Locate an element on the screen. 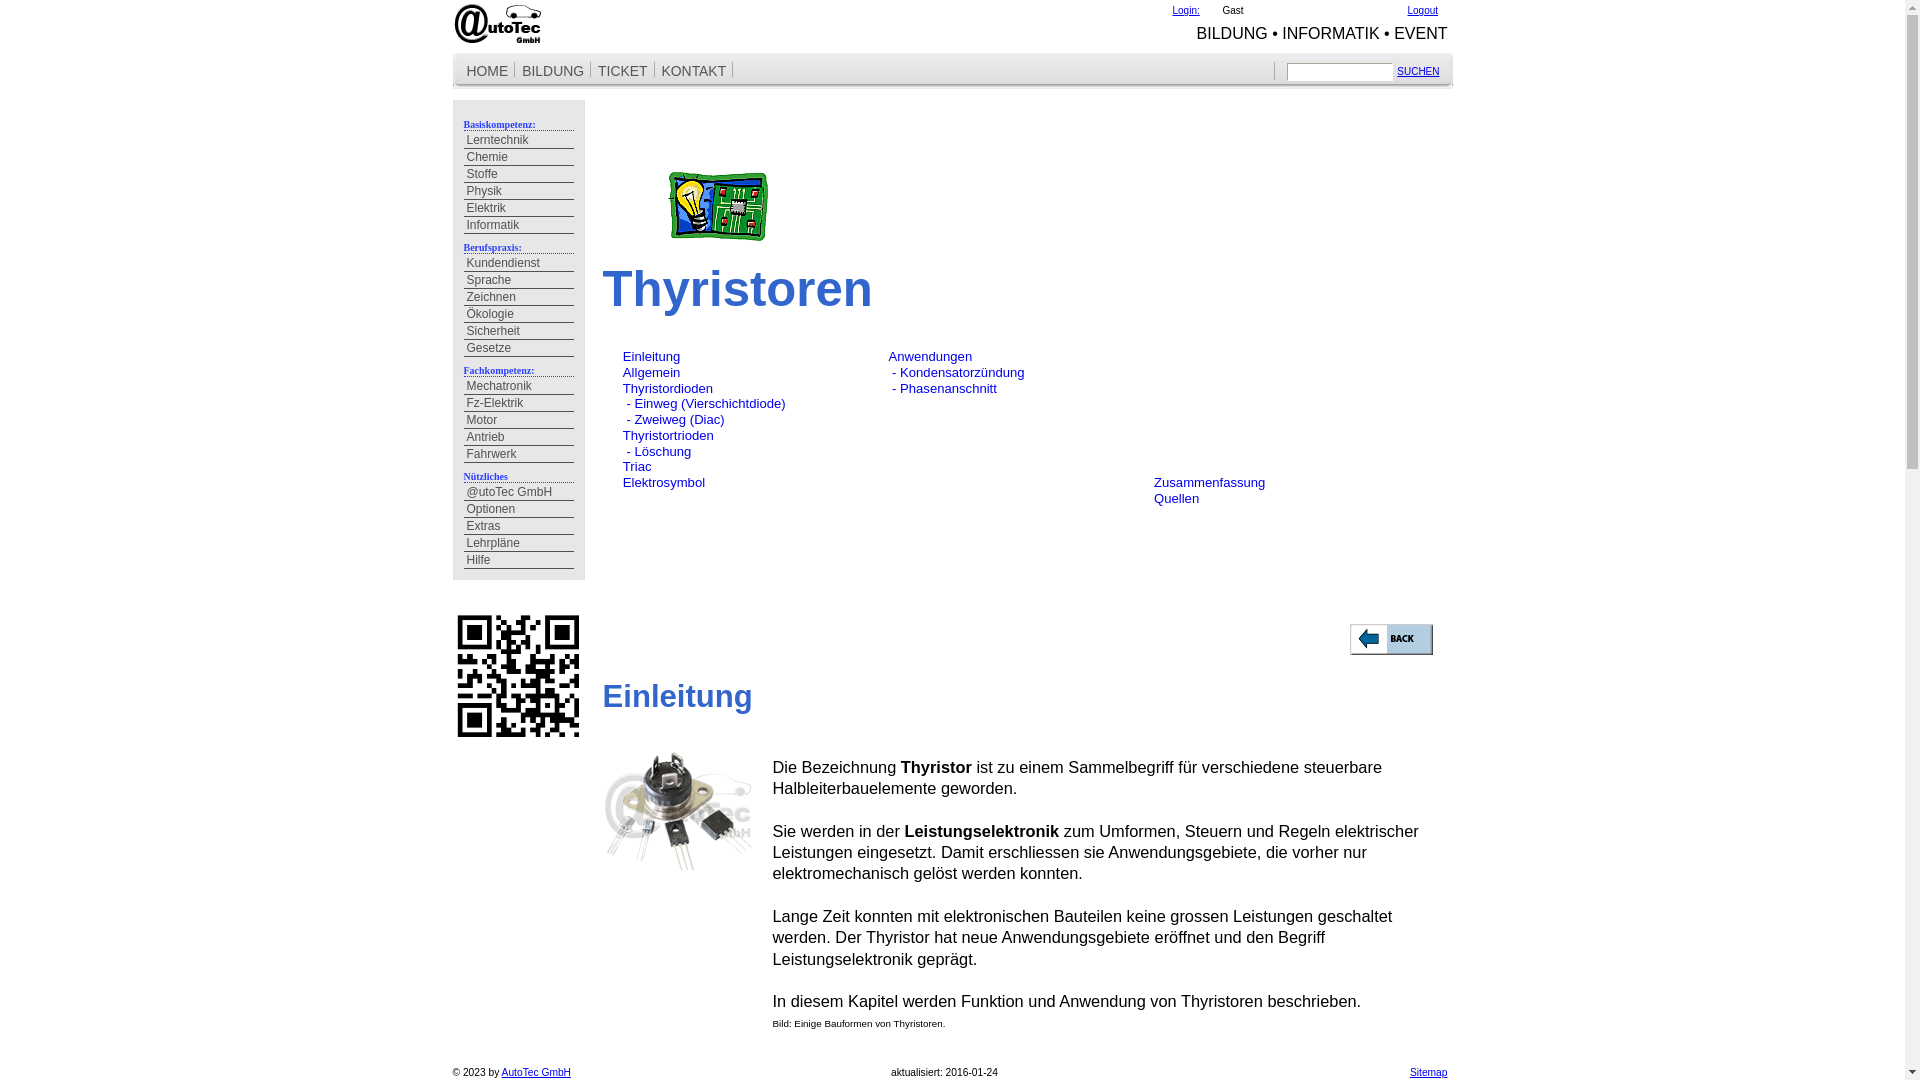  'Home @utoTec GmbH' is located at coordinates (497, 23).